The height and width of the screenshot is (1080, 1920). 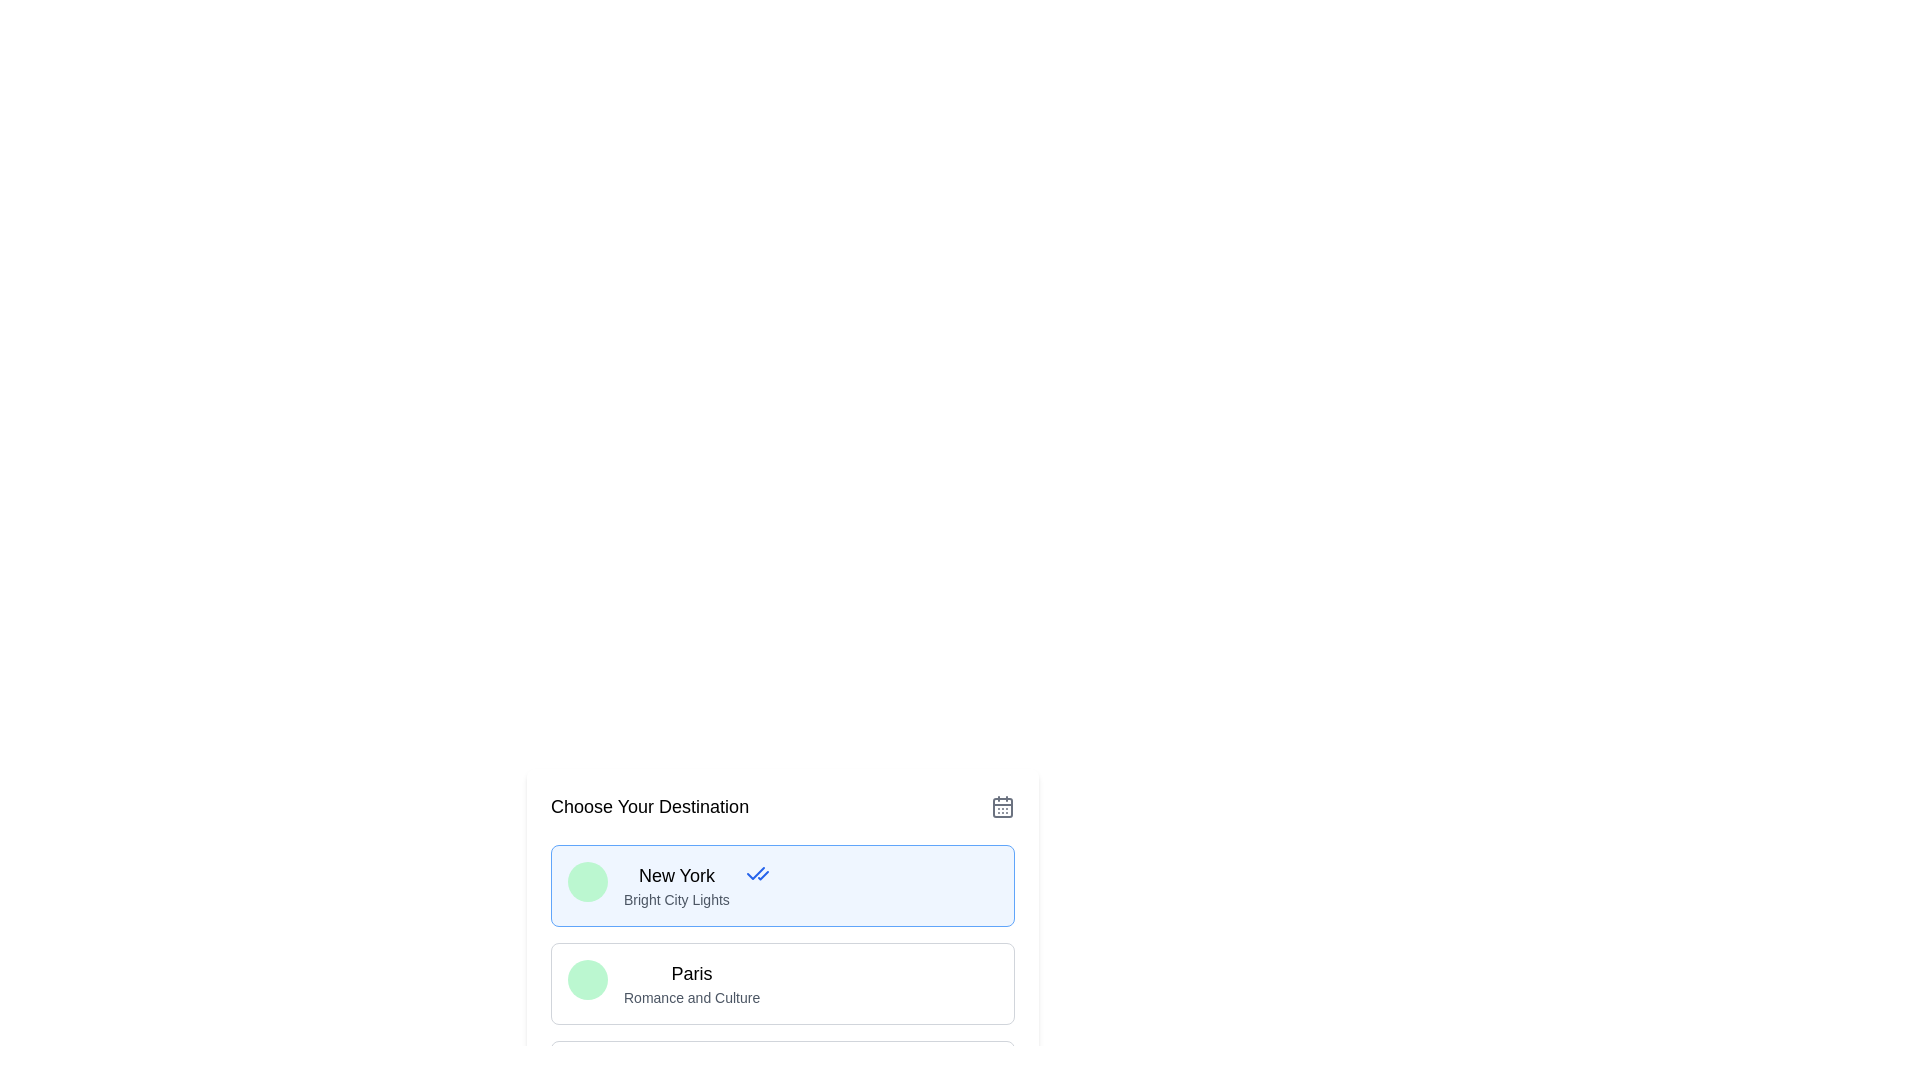 I want to click on the 'New York' selectable card in the list of destinations, so click(x=781, y=885).